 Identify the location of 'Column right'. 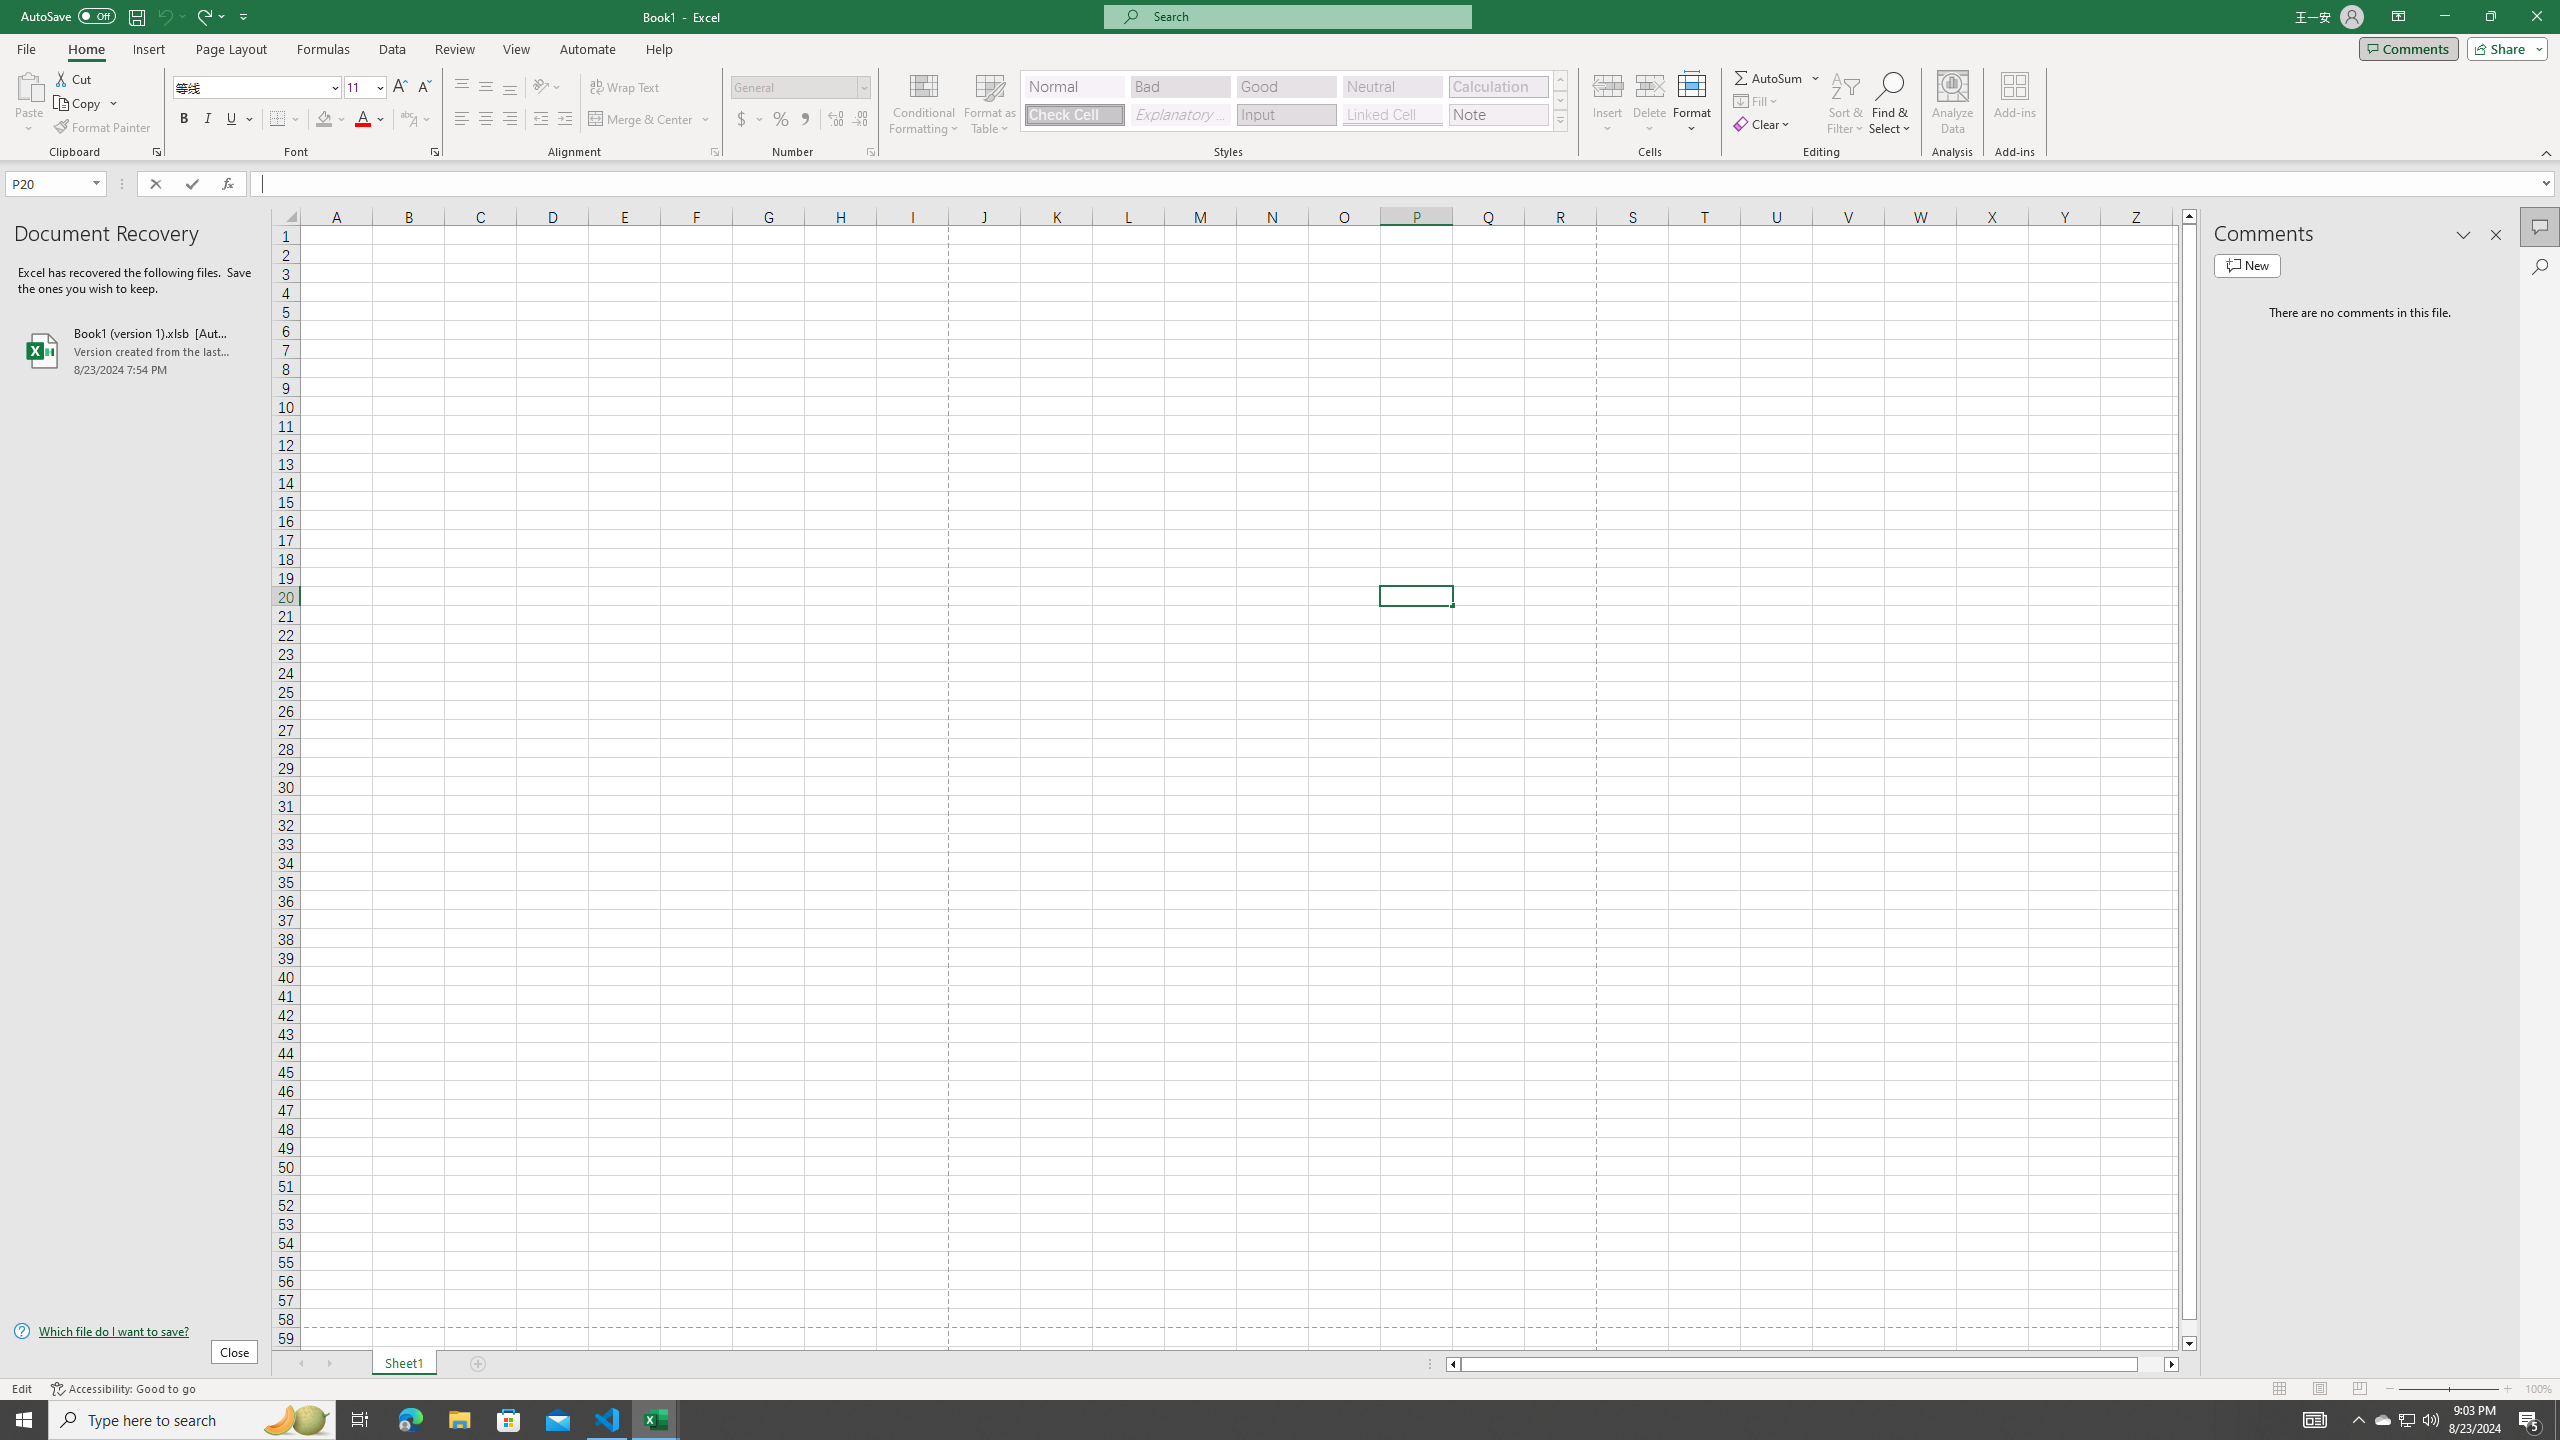
(2172, 1363).